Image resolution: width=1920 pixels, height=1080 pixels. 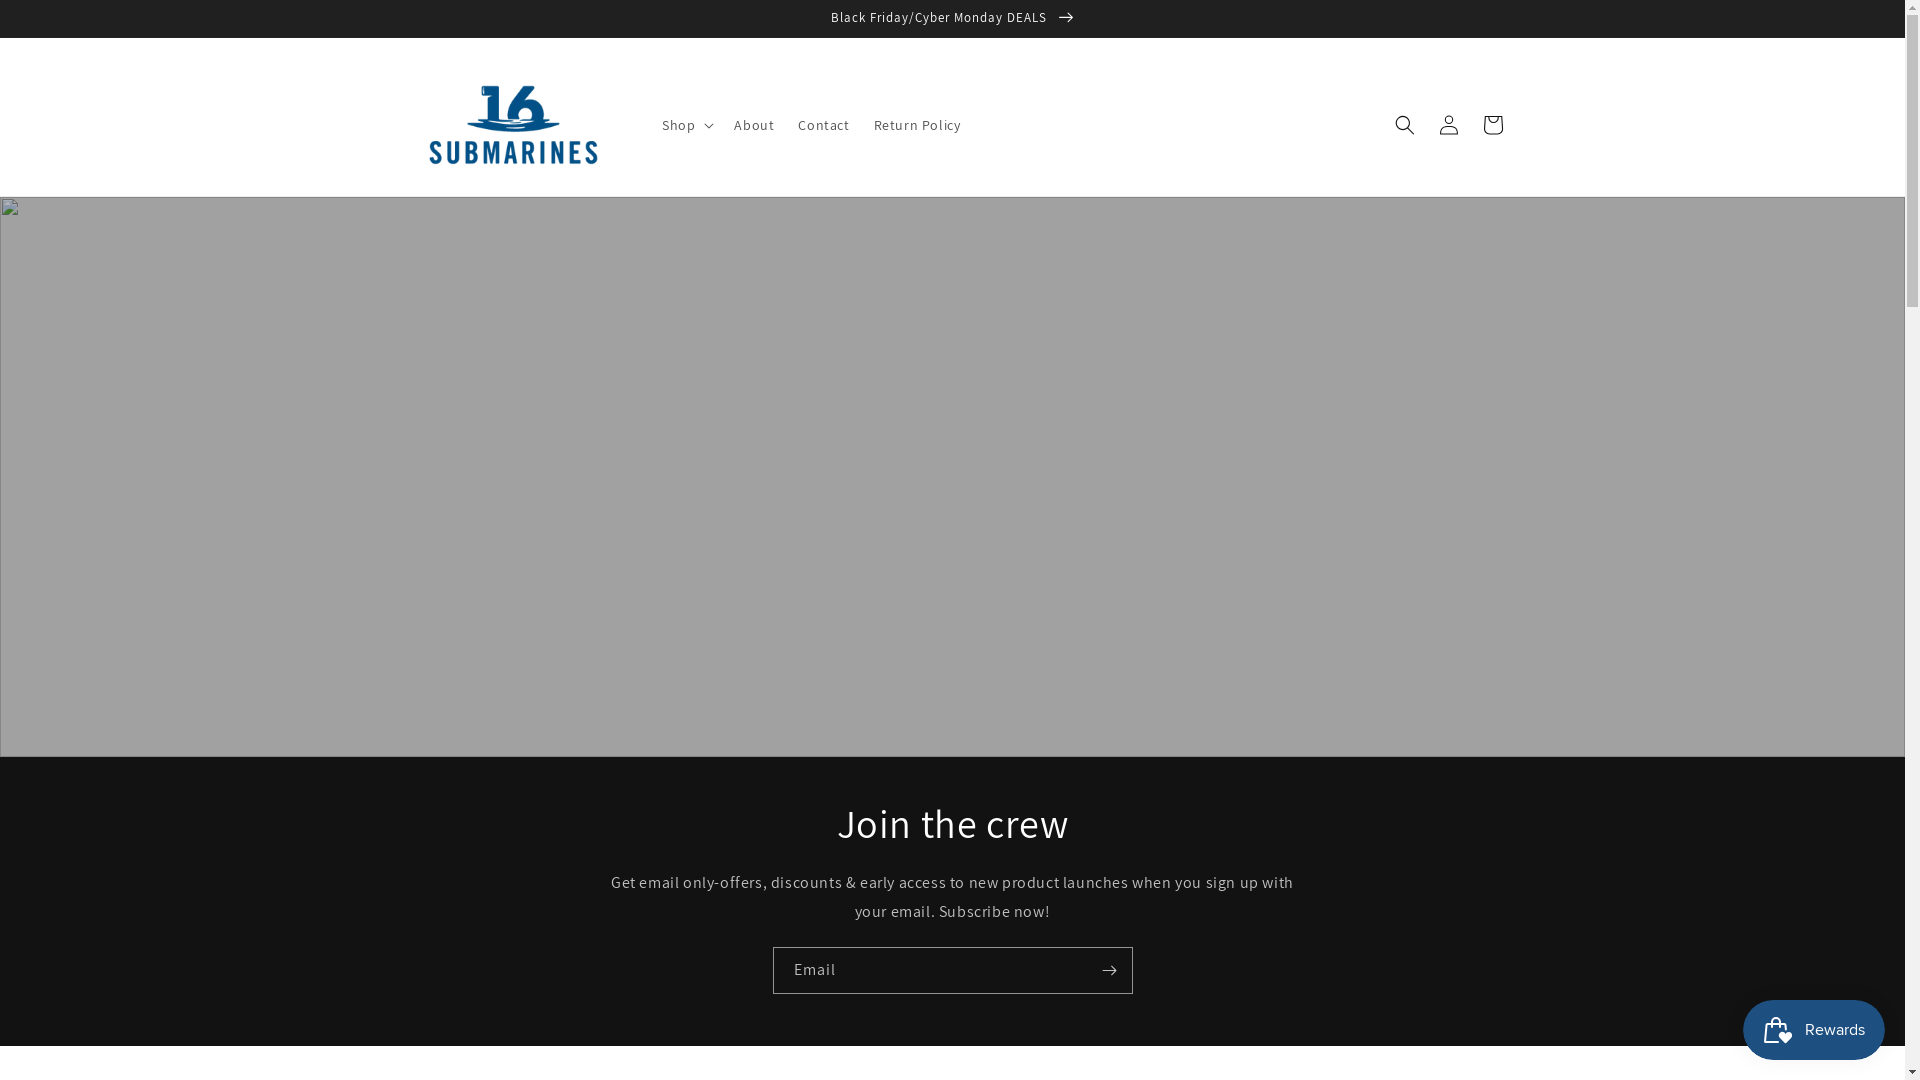 What do you see at coordinates (1492, 124) in the screenshot?
I see `'Cart'` at bounding box center [1492, 124].